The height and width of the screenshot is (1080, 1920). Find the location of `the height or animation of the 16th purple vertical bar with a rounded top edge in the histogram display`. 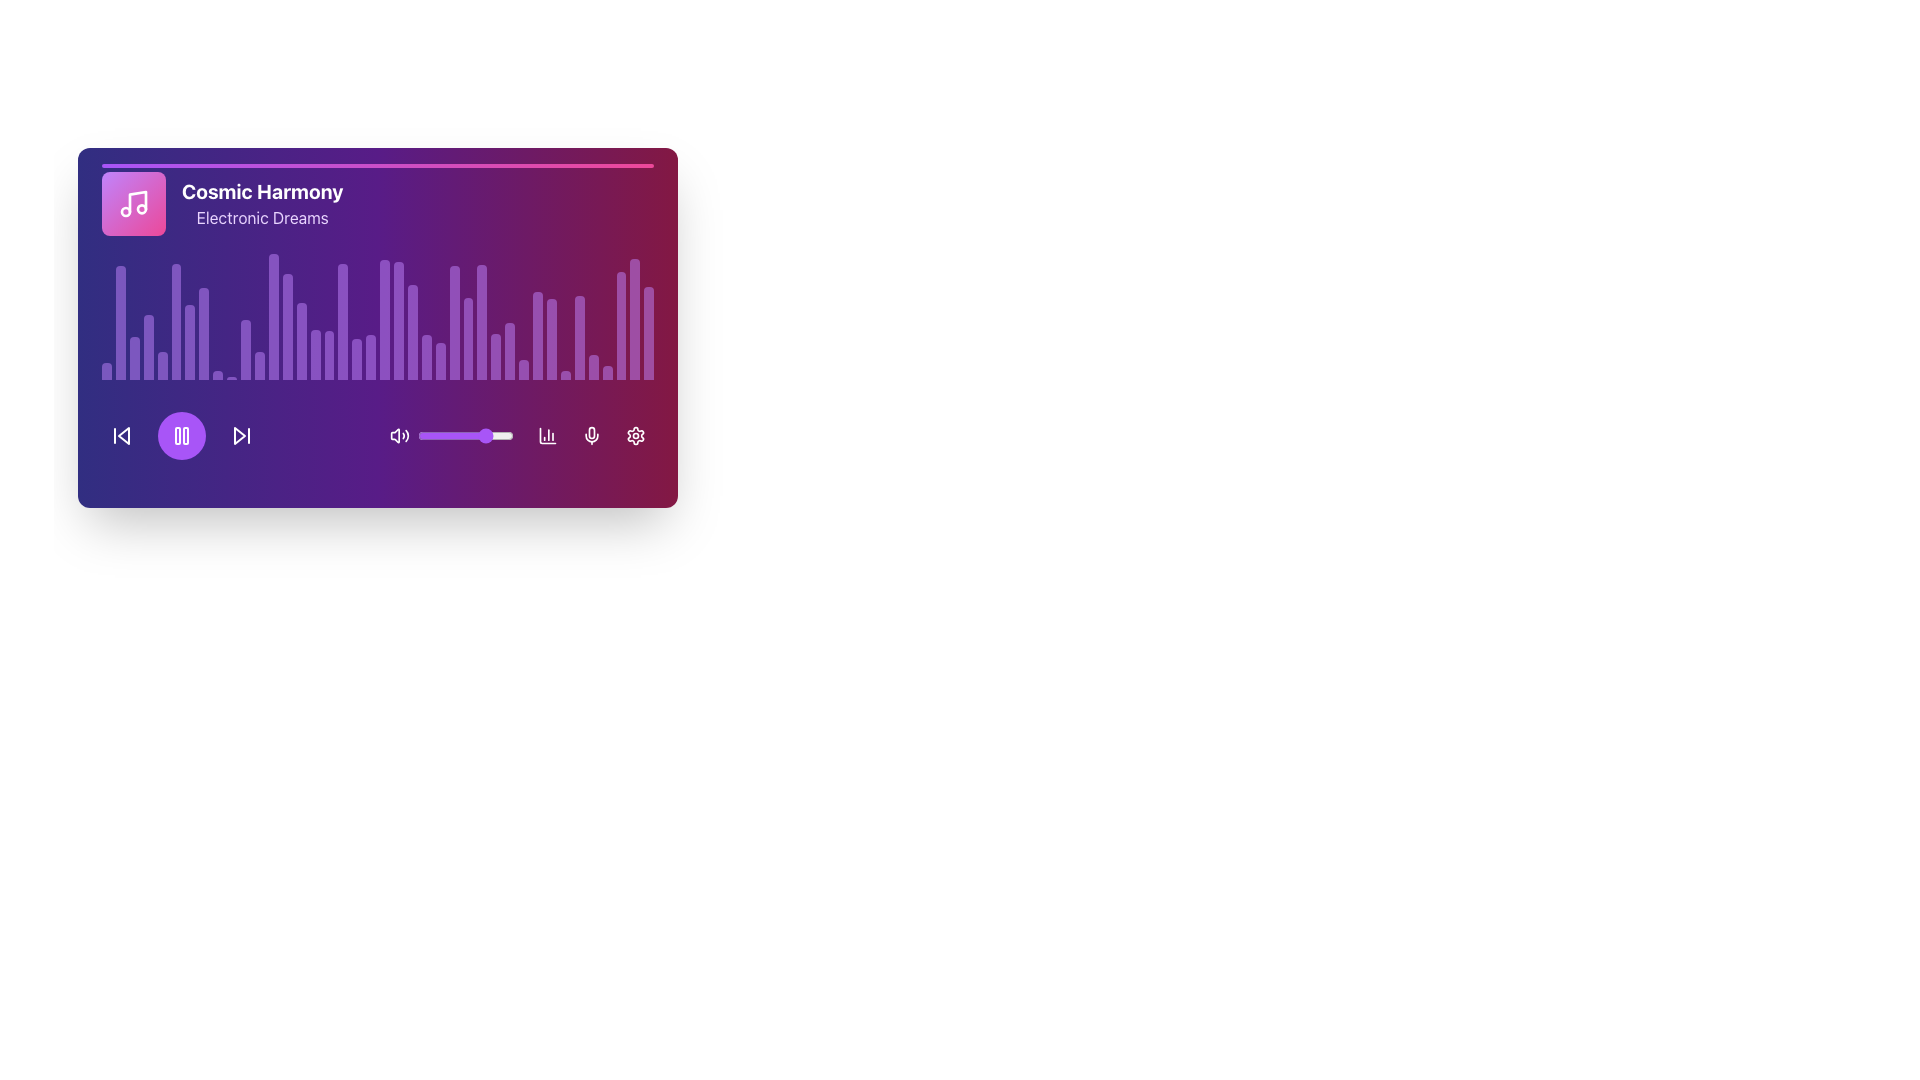

the height or animation of the 16th purple vertical bar with a rounded top edge in the histogram display is located at coordinates (314, 353).